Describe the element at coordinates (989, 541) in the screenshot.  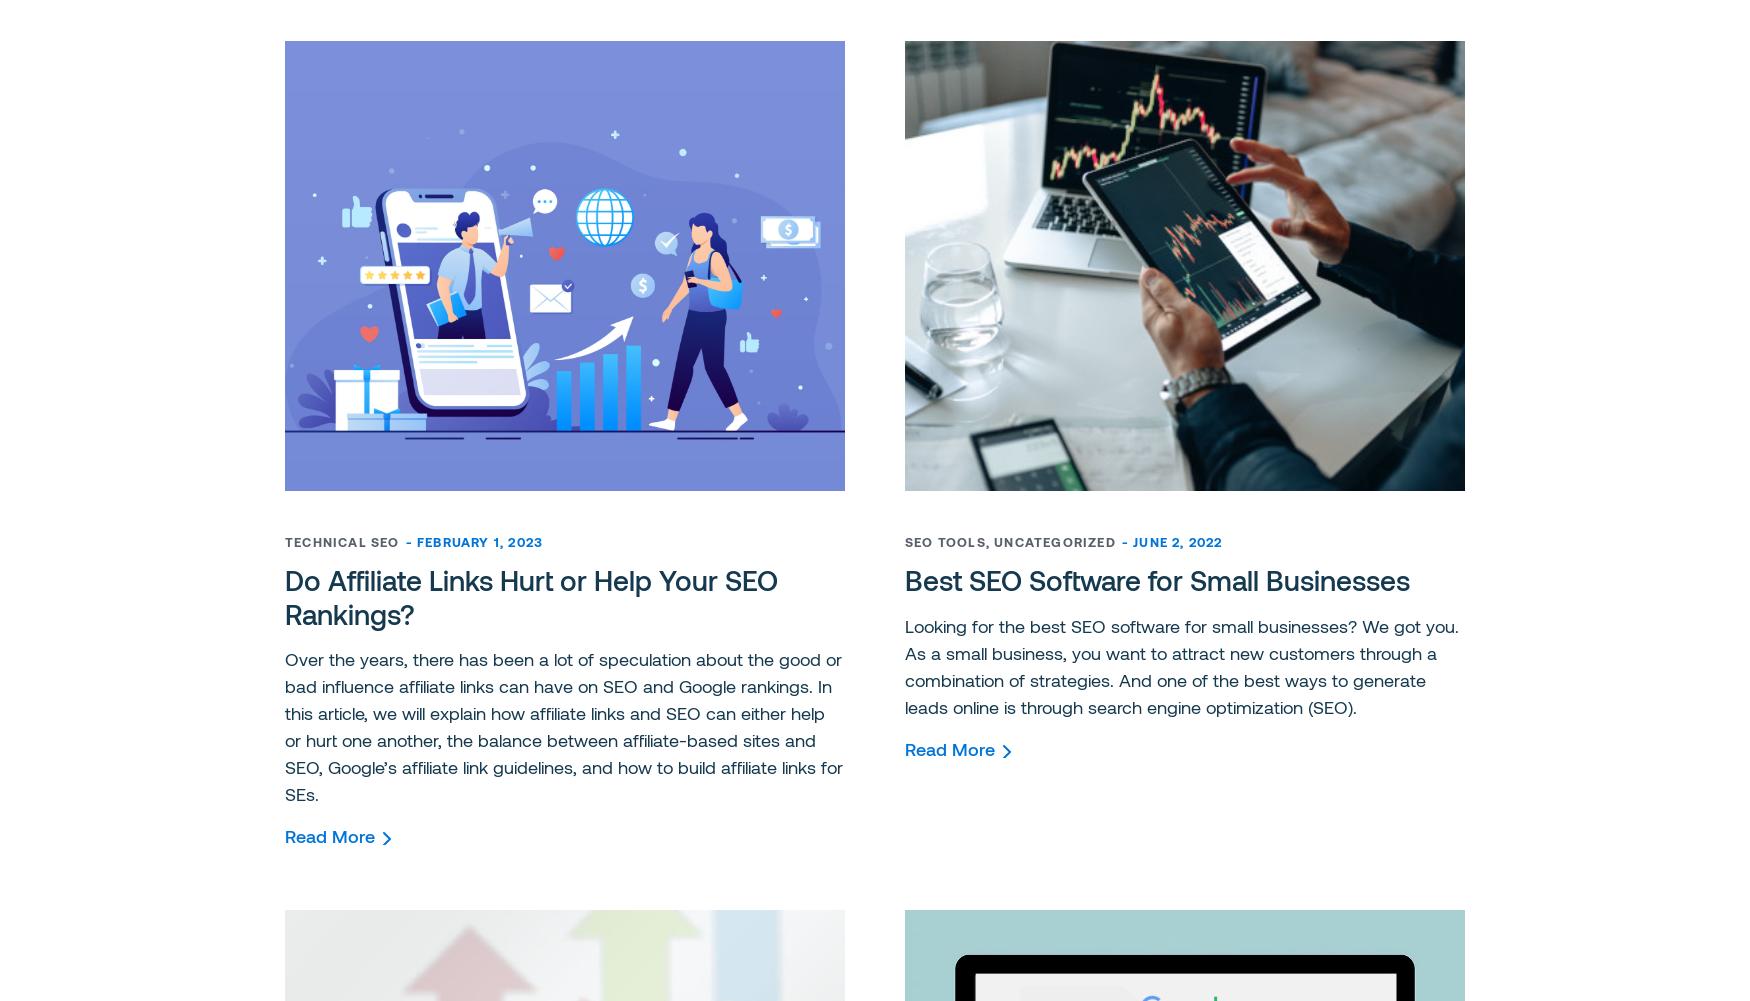
I see `','` at that location.